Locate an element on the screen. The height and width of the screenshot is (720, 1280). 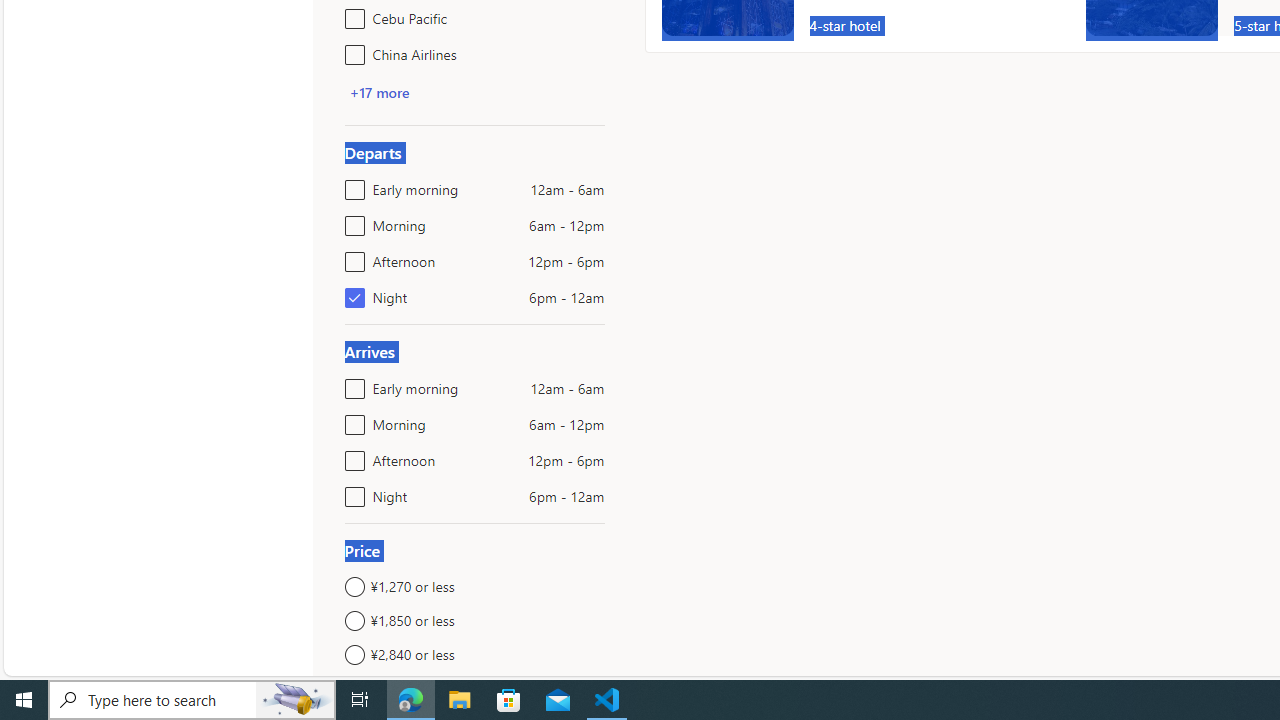
'Morning6am - 12pm' is located at coordinates (351, 419).